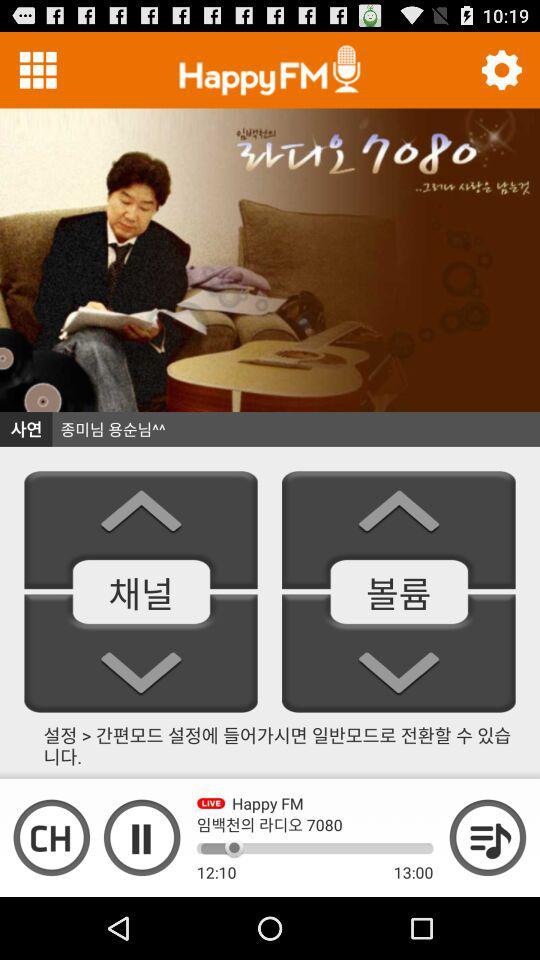  Describe the element at coordinates (141, 895) in the screenshot. I see `the pause icon` at that location.